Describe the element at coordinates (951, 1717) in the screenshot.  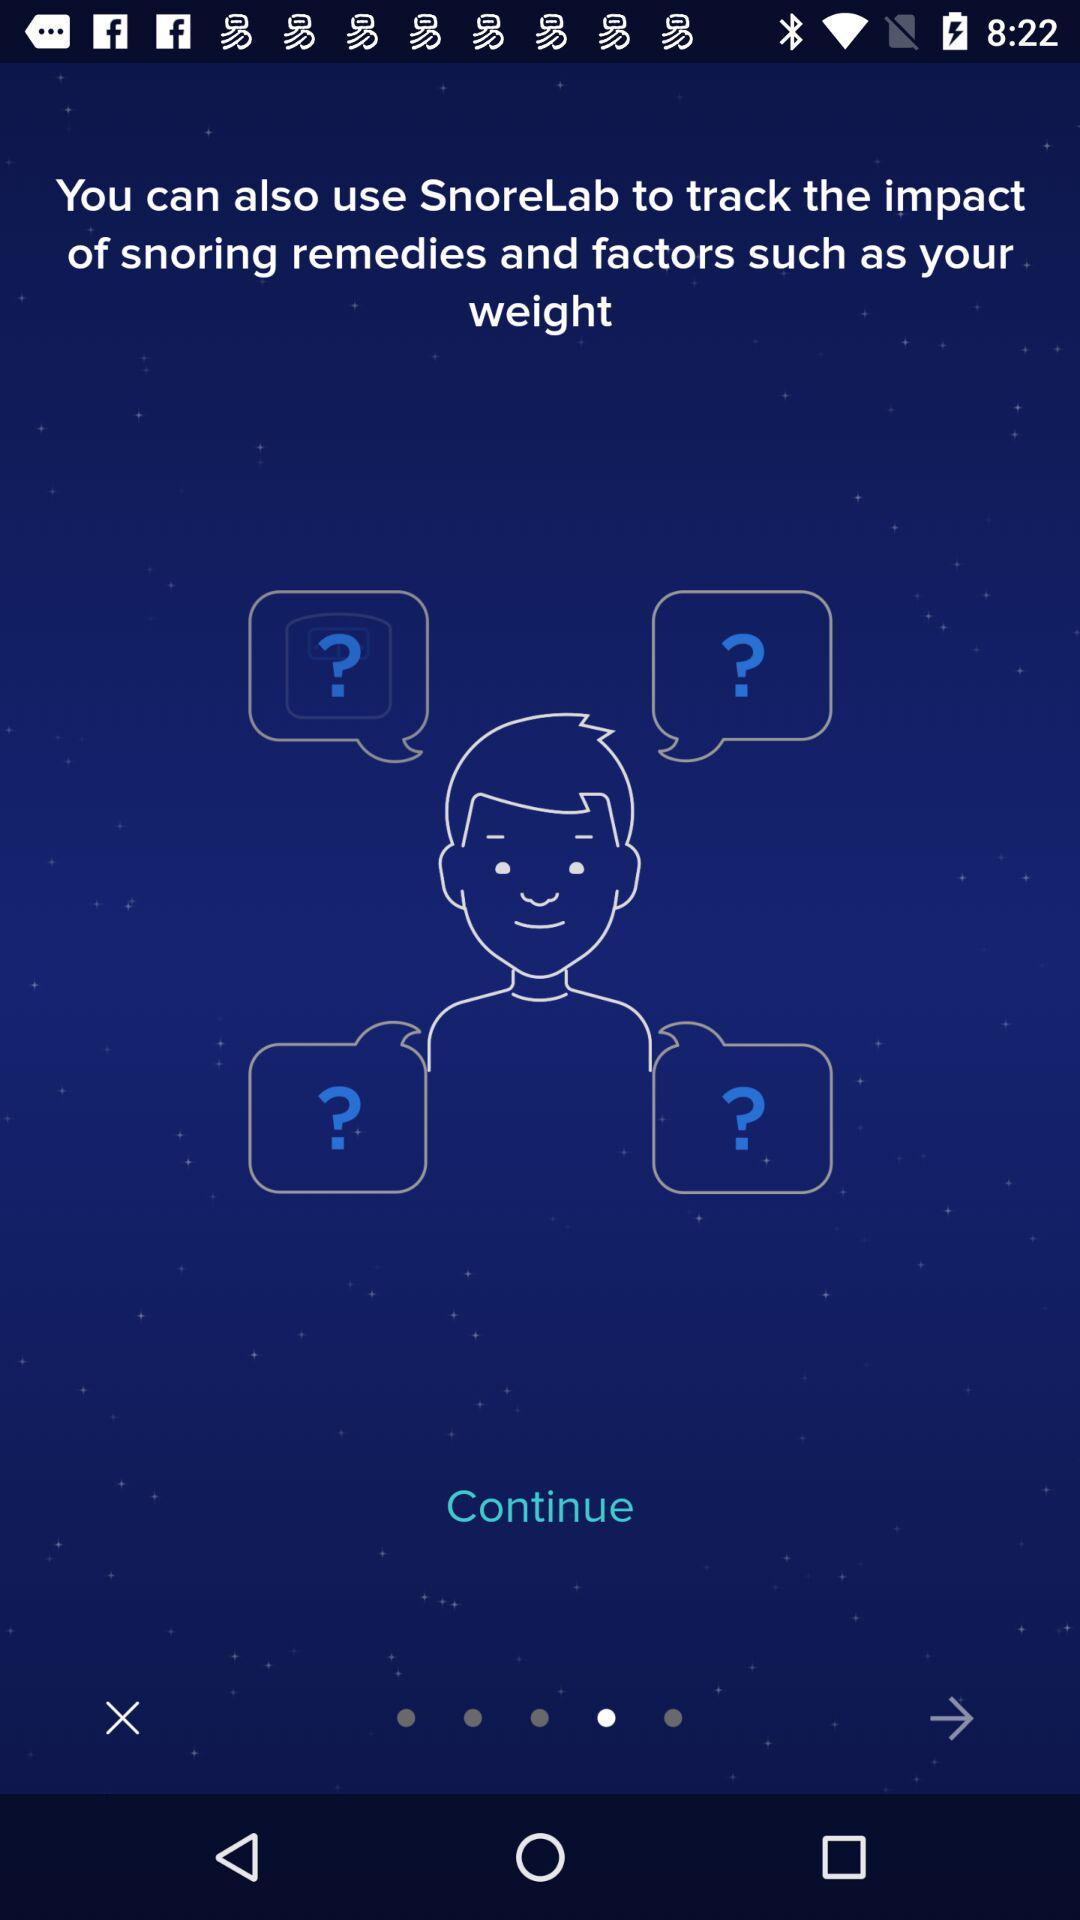
I see `show next tip` at that location.